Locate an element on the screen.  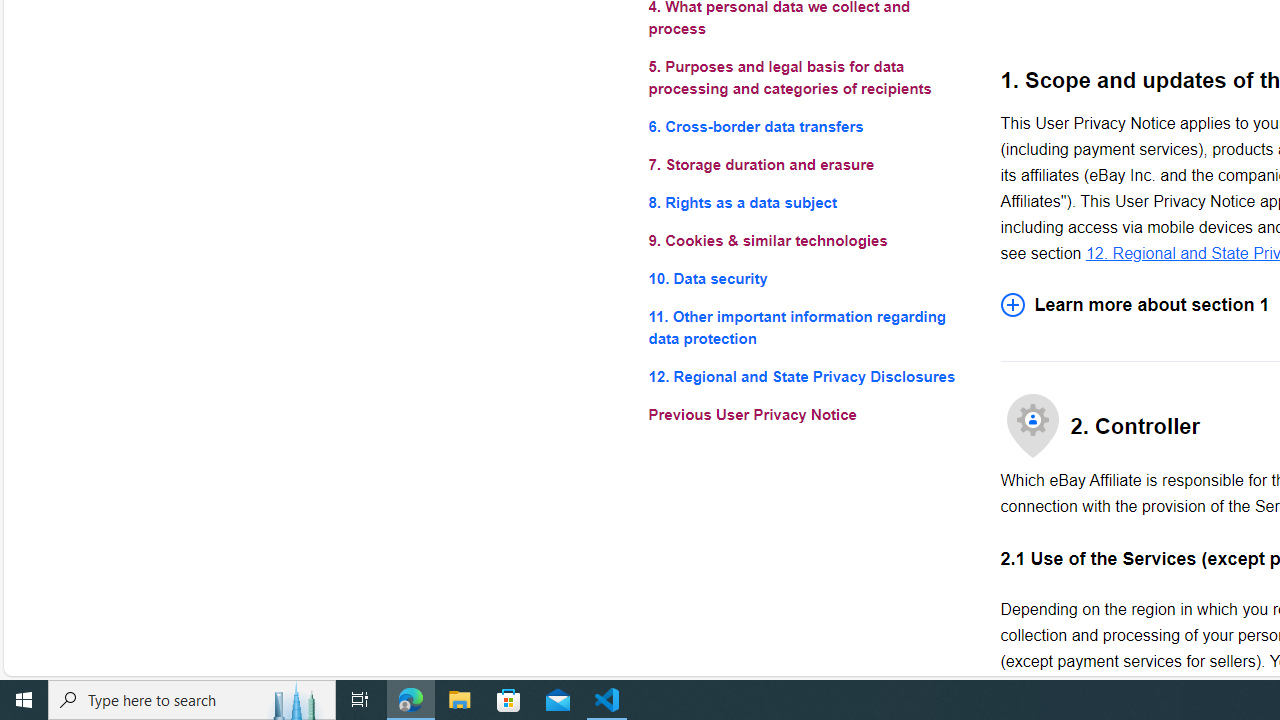
'11. Other important information regarding data protection' is located at coordinates (808, 327).